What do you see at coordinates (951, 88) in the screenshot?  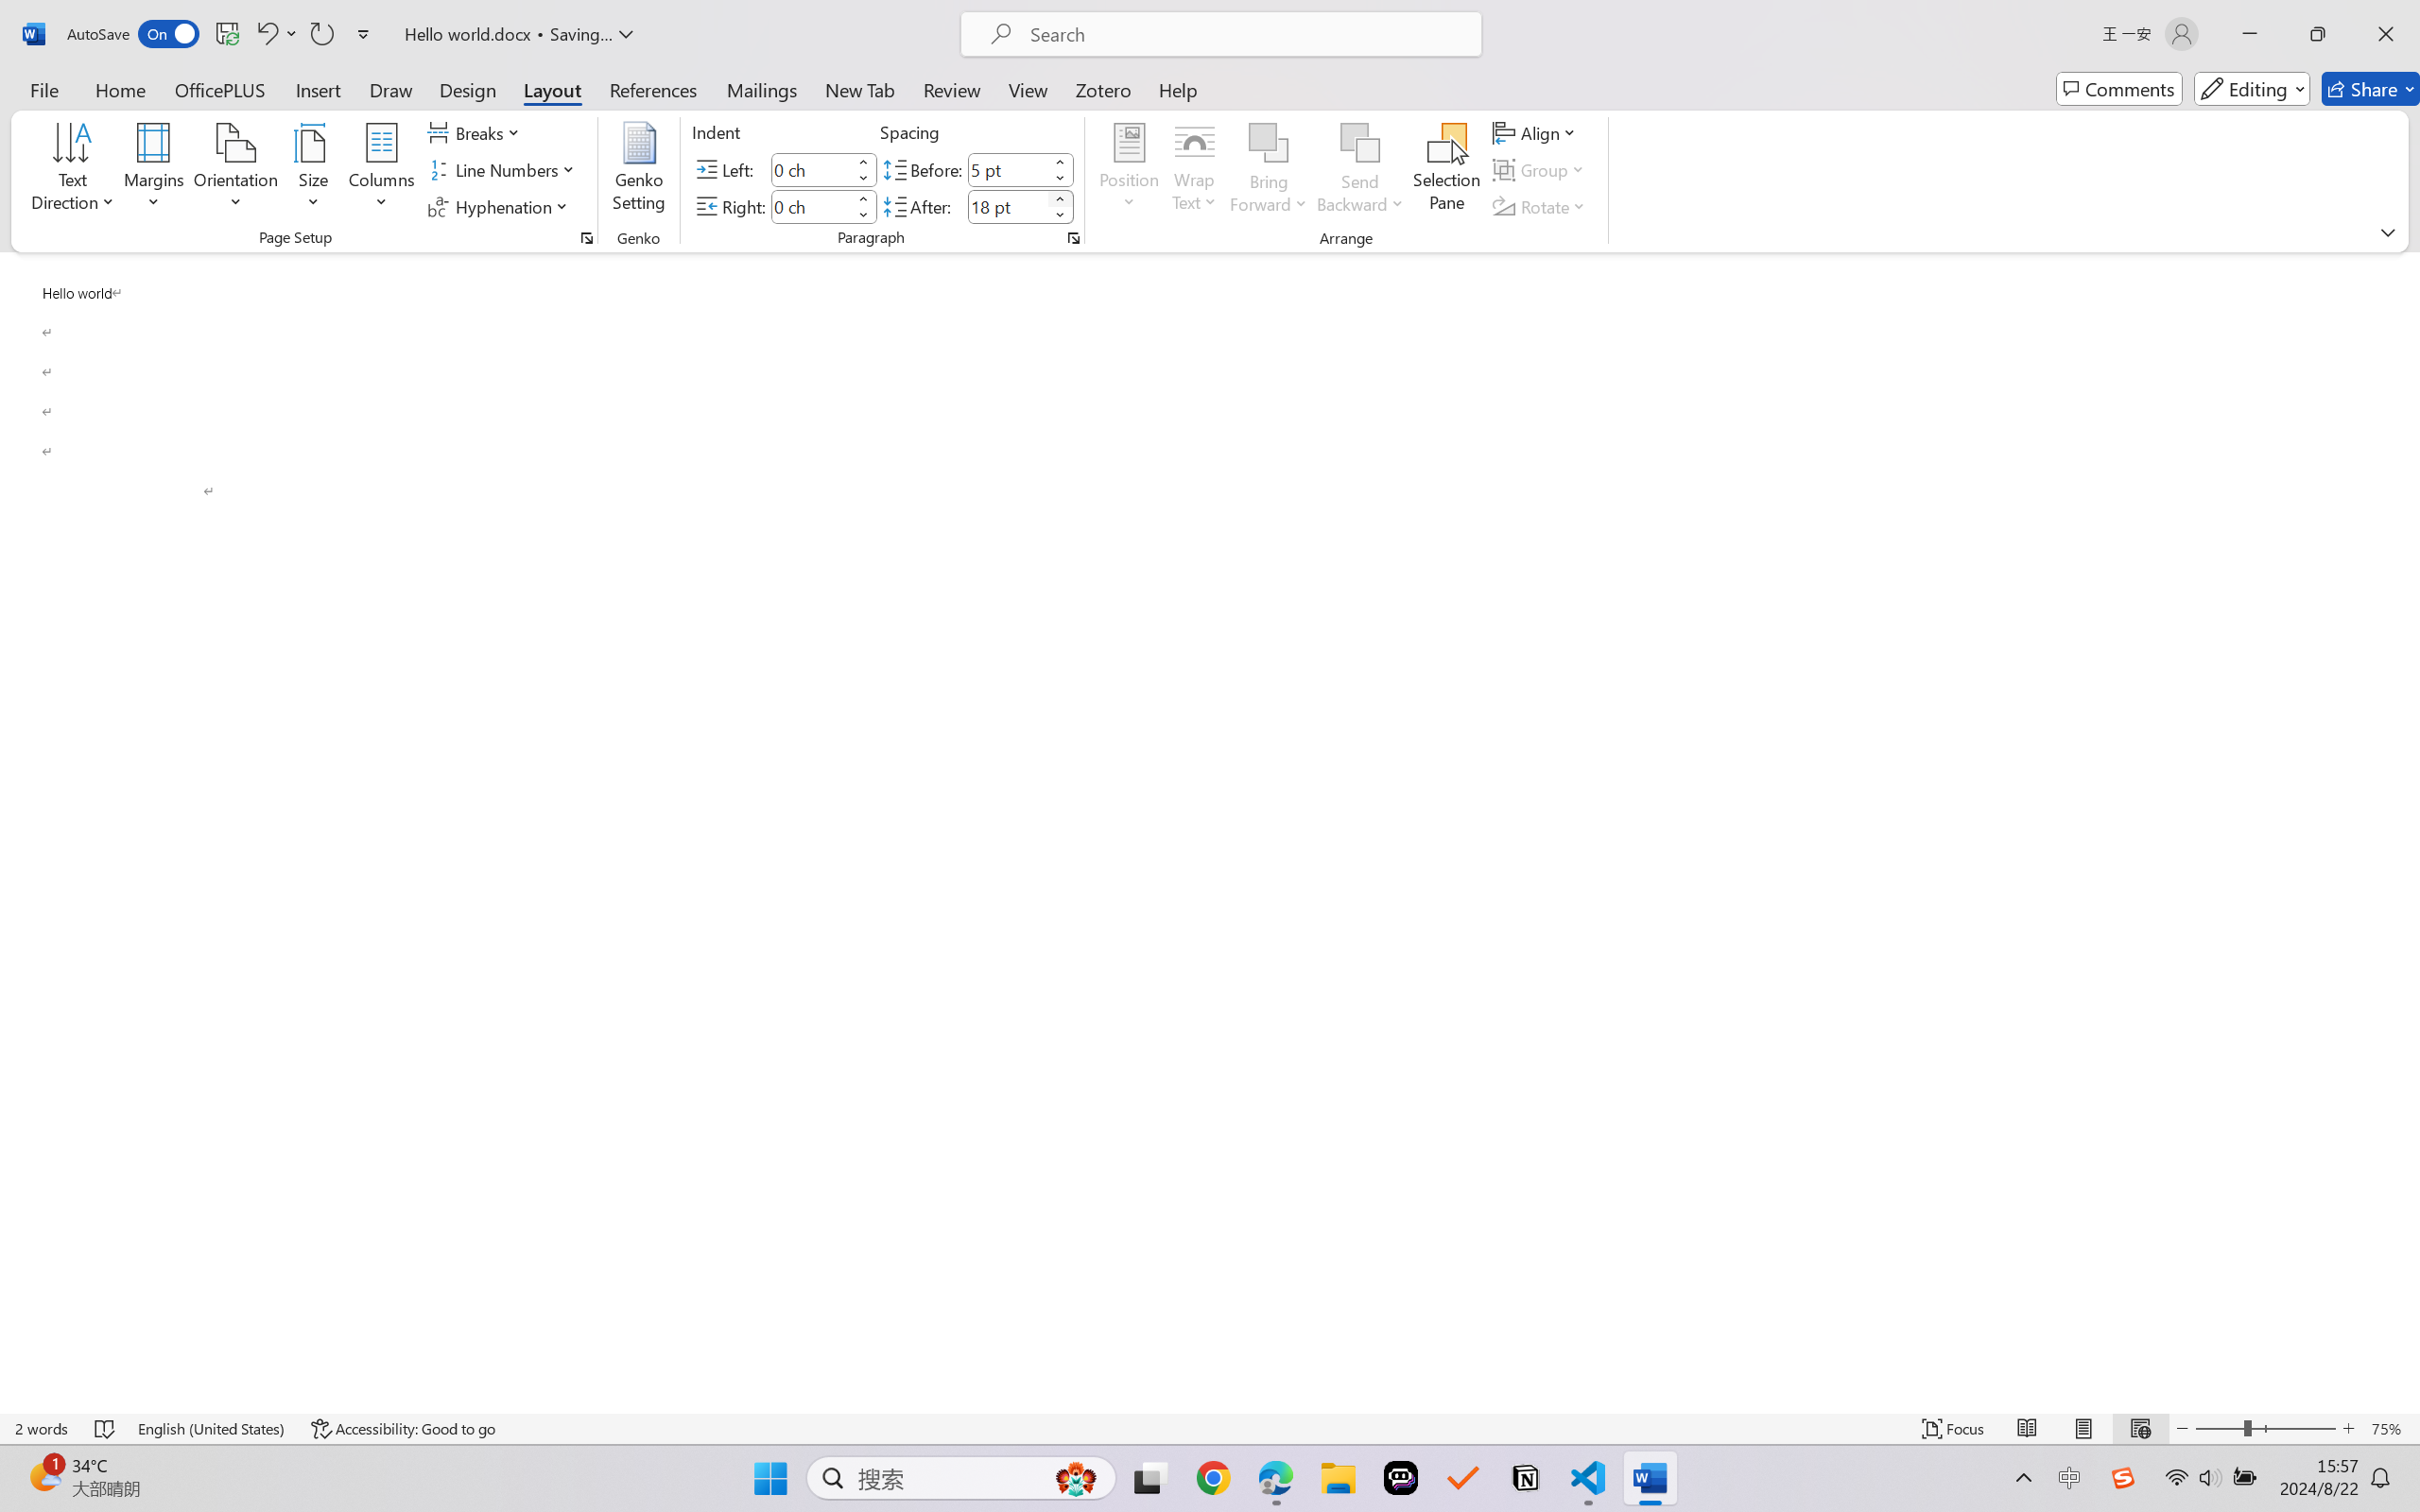 I see `'Review'` at bounding box center [951, 88].